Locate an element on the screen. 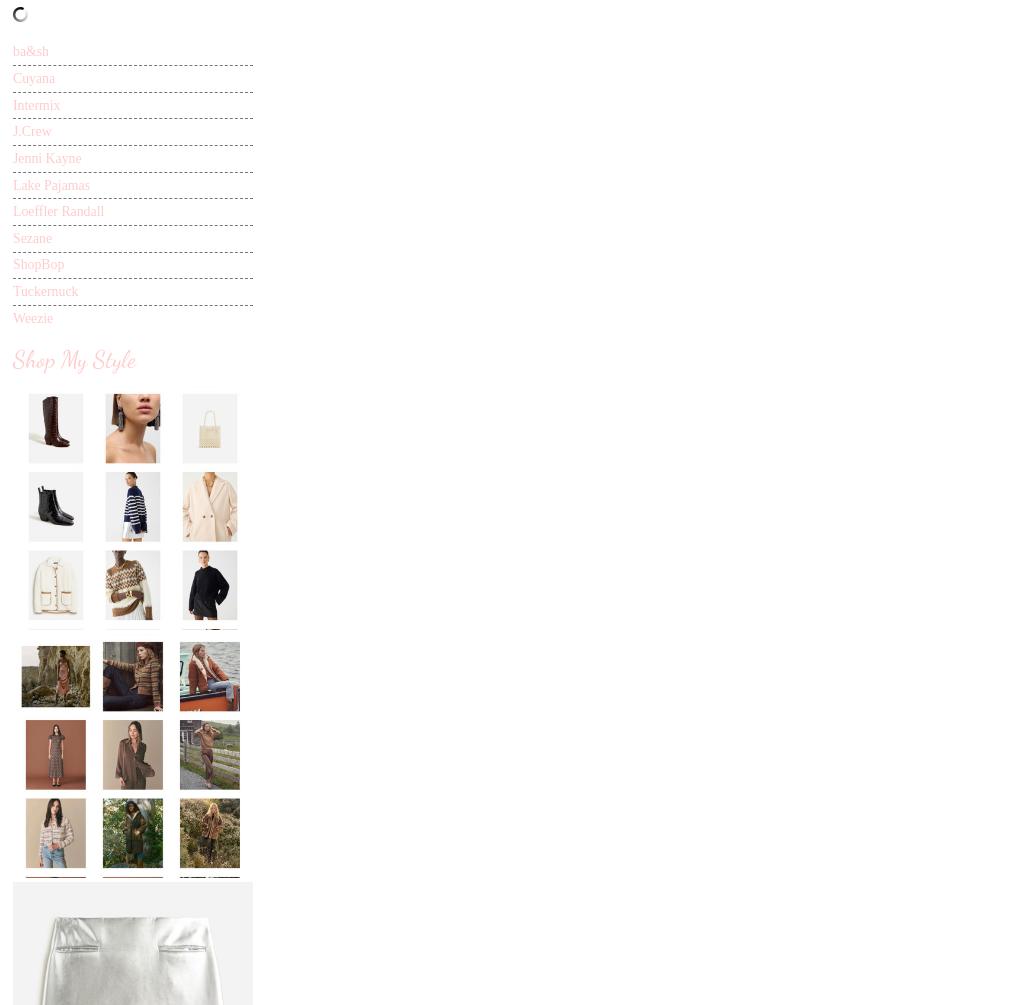  'Loeffler Randall' is located at coordinates (11, 210).